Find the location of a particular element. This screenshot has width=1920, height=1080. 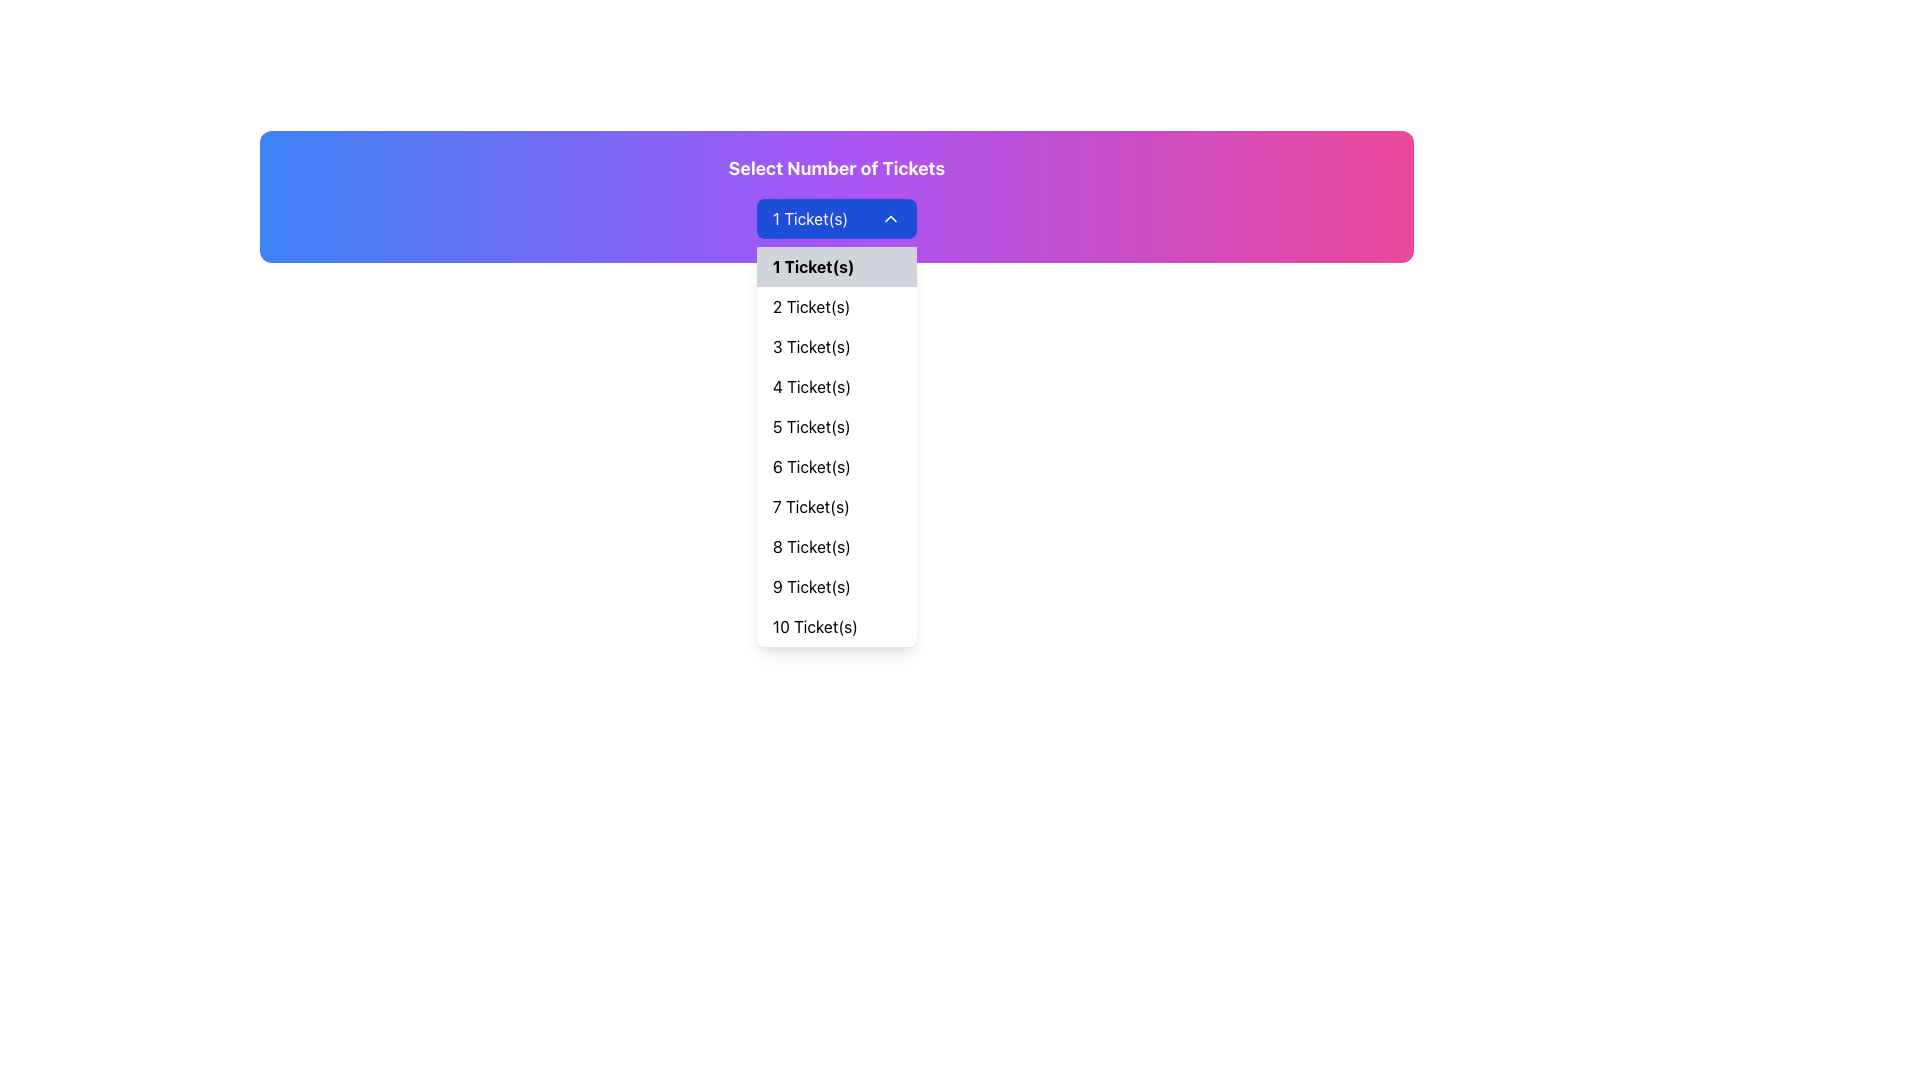

the upward chevron icon located to the far-right side of the '1 Ticket(s)' button is located at coordinates (890, 219).